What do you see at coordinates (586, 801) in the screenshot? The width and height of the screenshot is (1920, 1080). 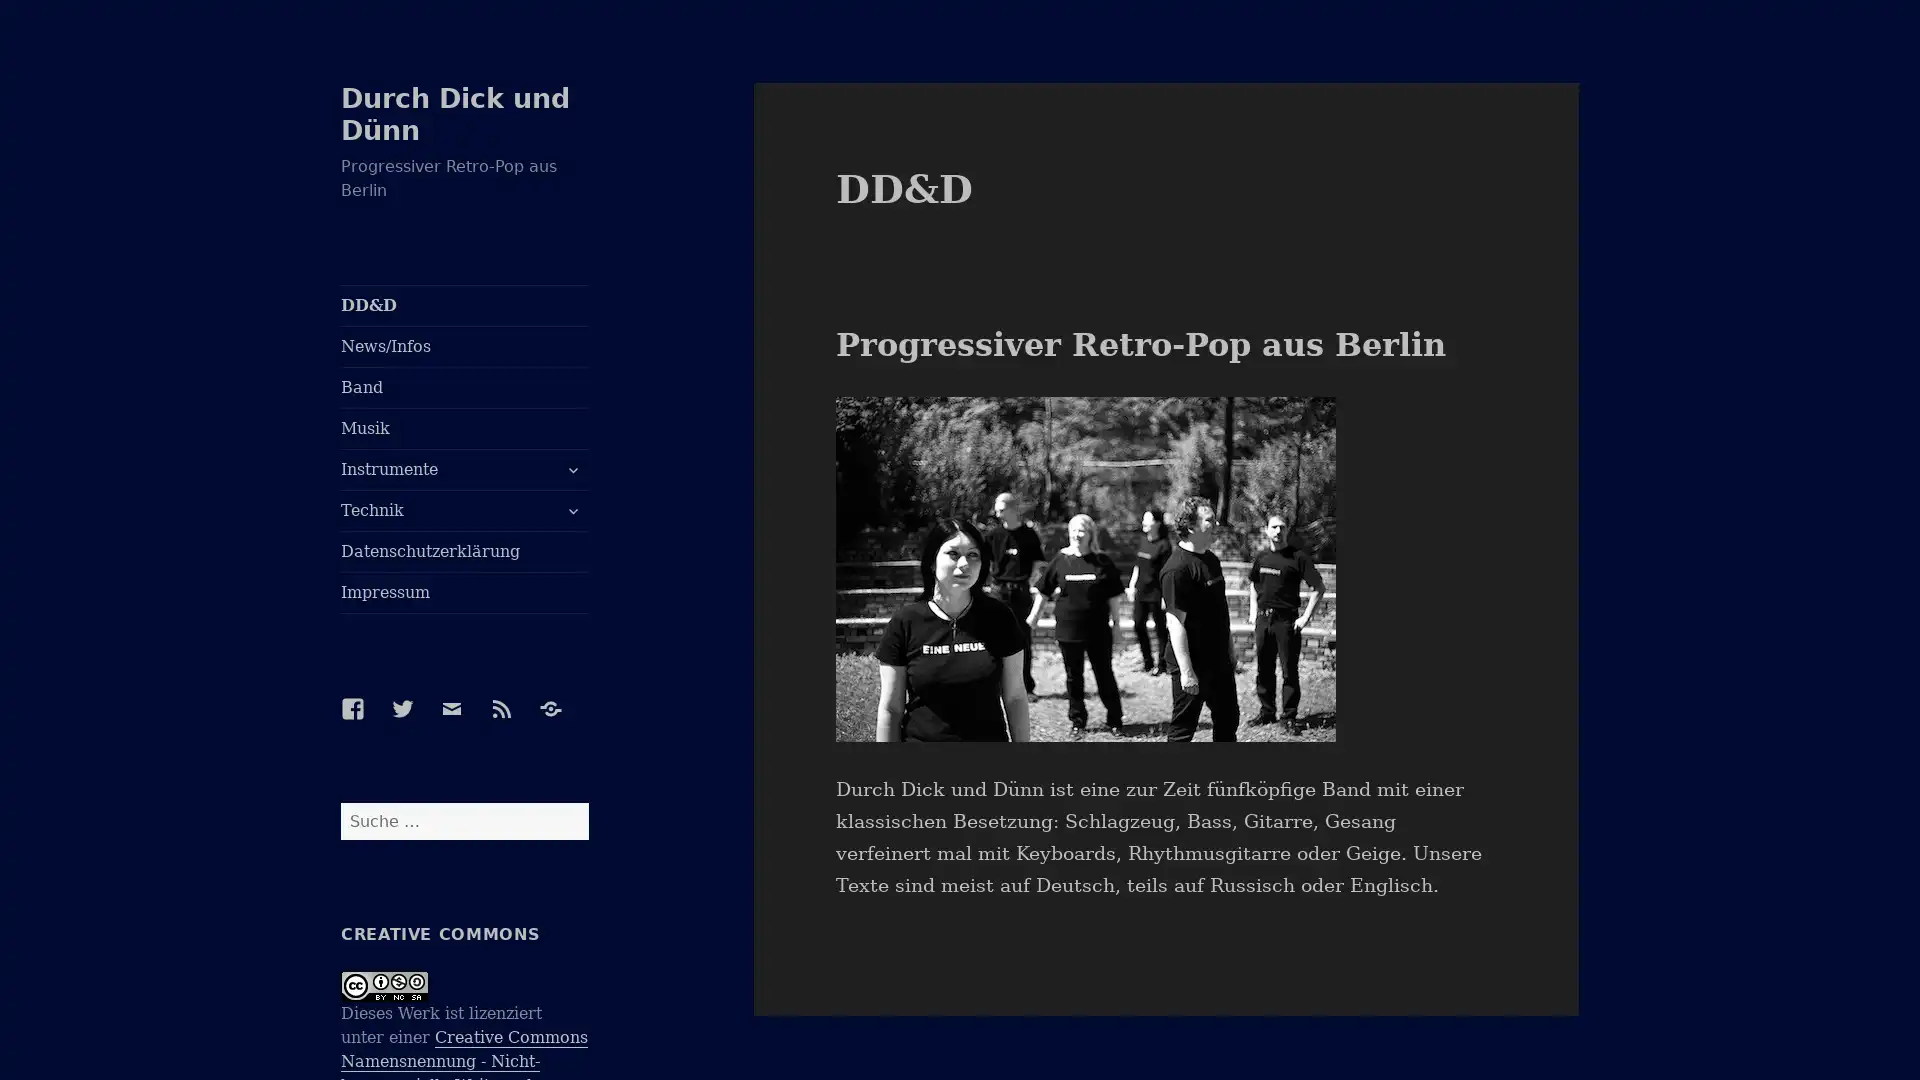 I see `Suche` at bounding box center [586, 801].